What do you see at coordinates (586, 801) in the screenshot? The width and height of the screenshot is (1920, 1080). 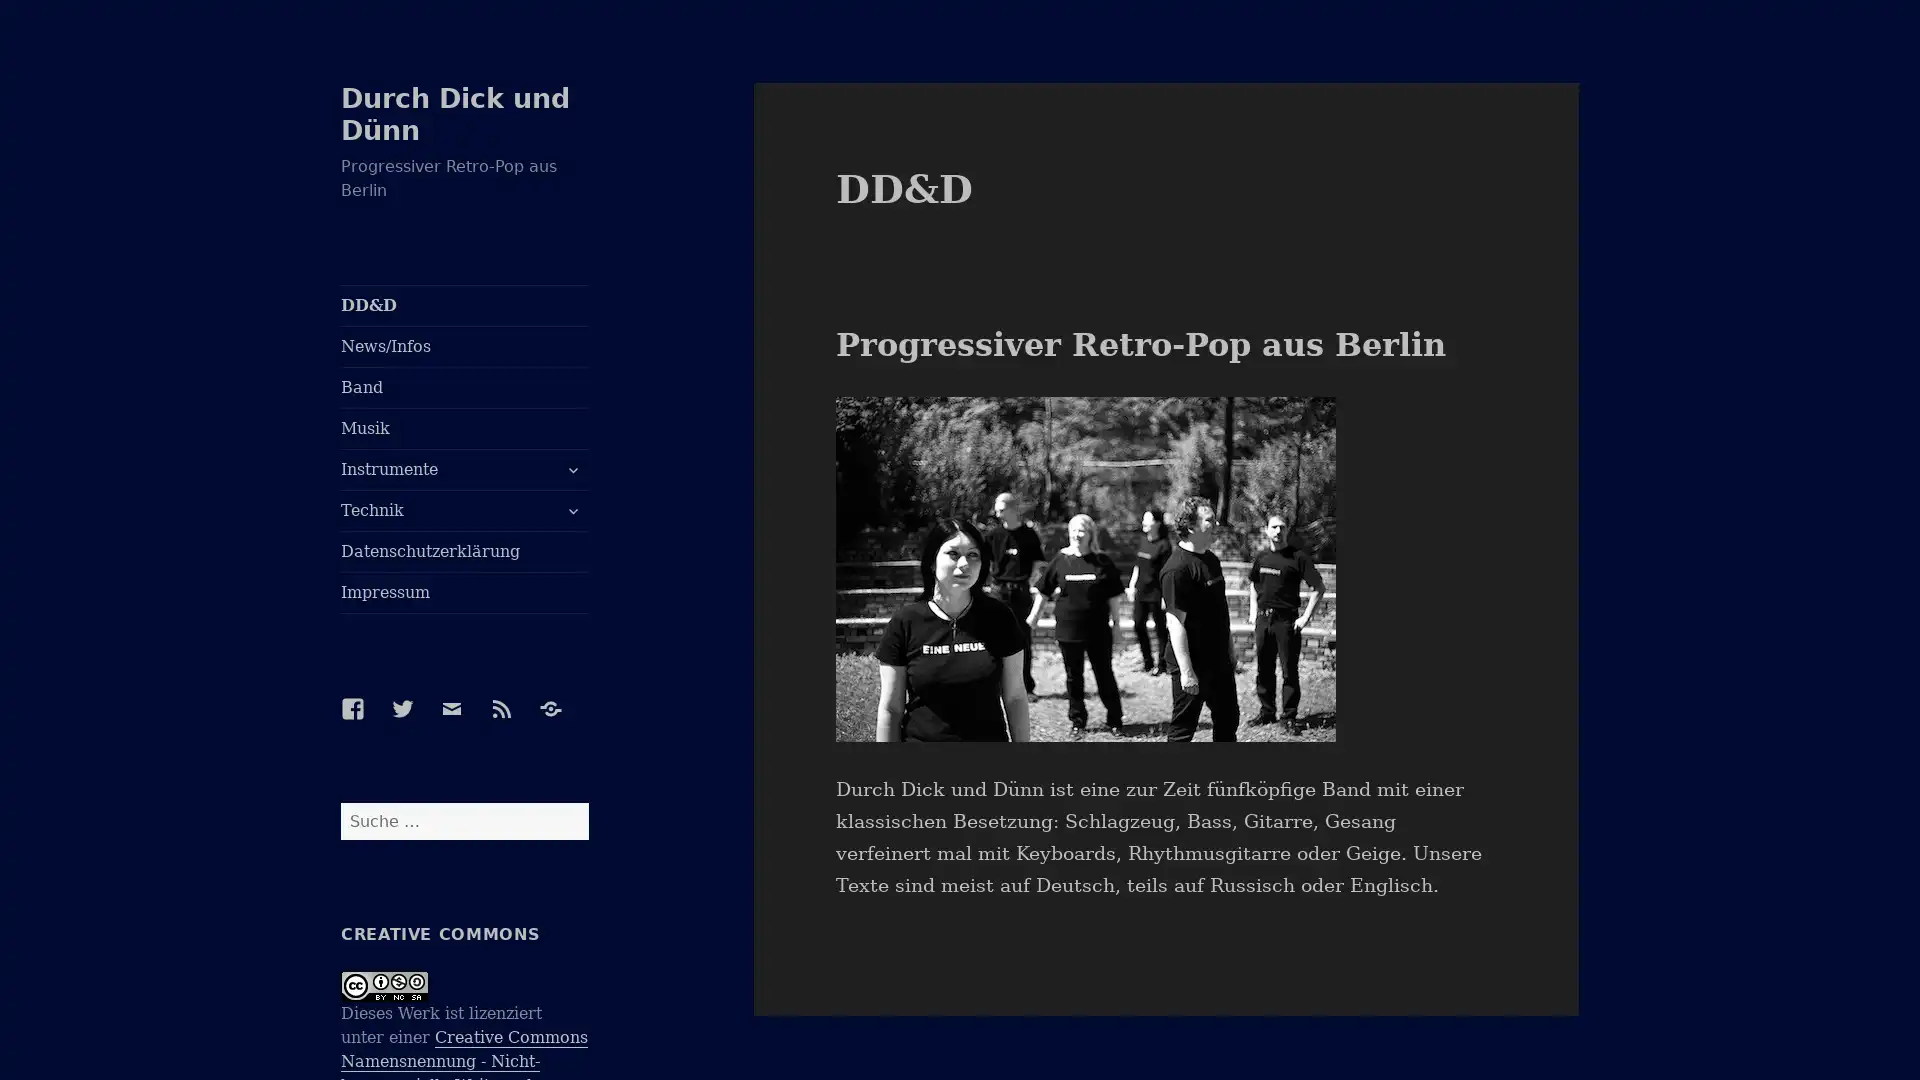 I see `Suche` at bounding box center [586, 801].